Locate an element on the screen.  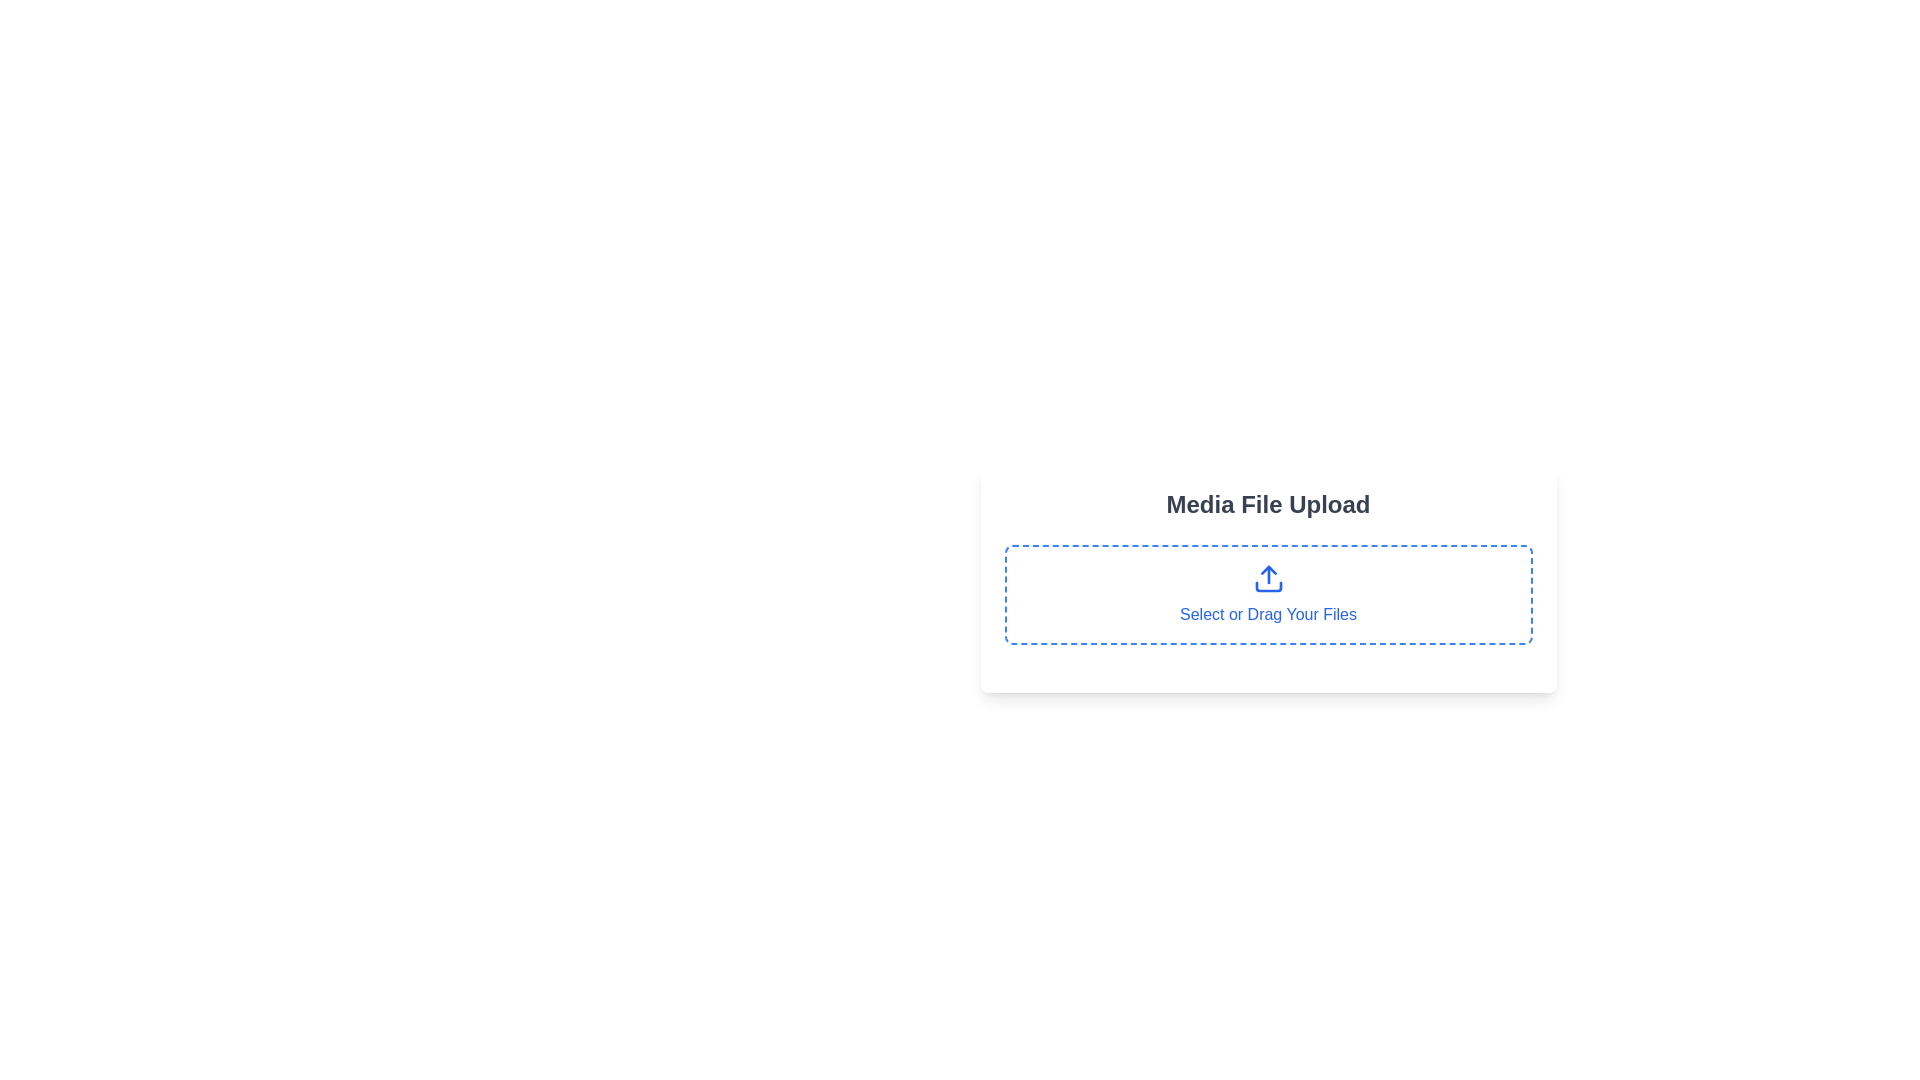
the file upload area located within the 'Media File Upload' card, which is centered below the 'Media File Upload' heading is located at coordinates (1267, 593).